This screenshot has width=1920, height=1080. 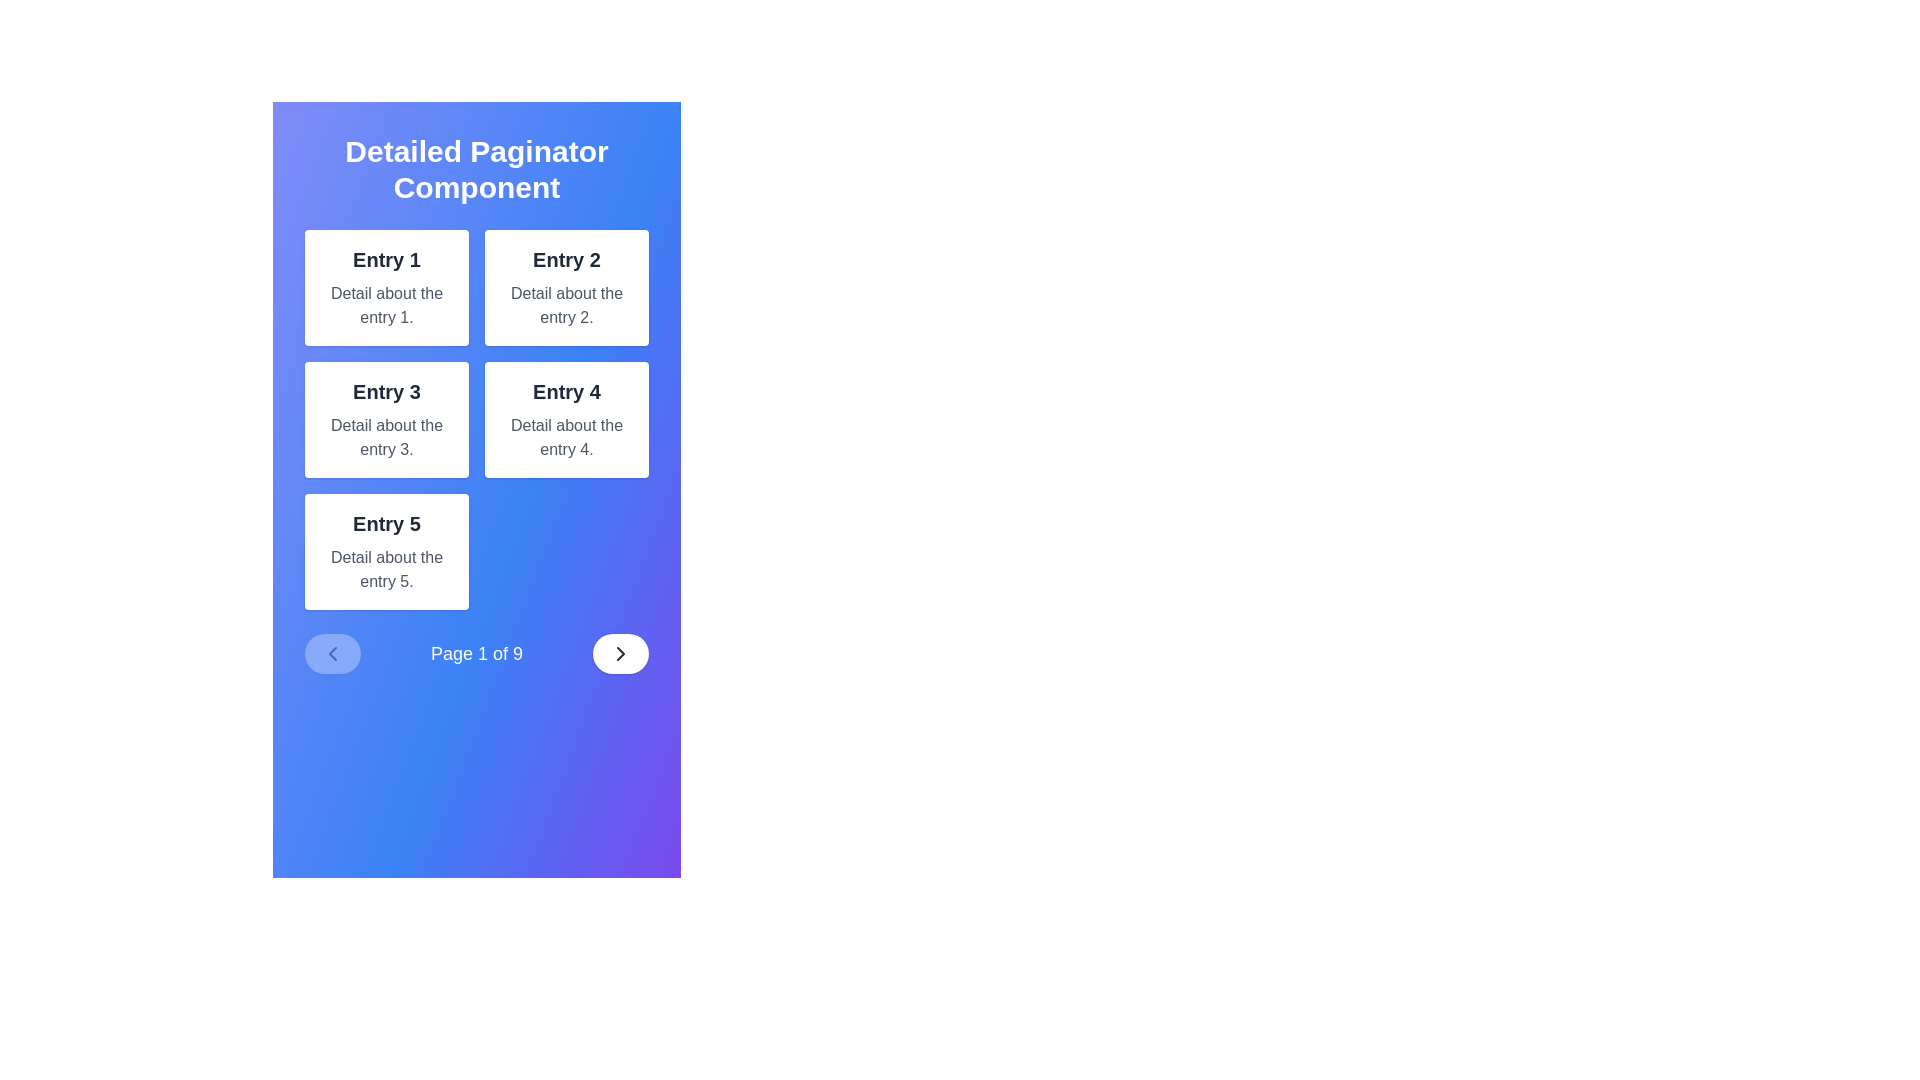 I want to click on the text label indicating the current page number and total number of pages in the pagination component, which is centrally positioned at the bottom of the interface, so click(x=475, y=654).